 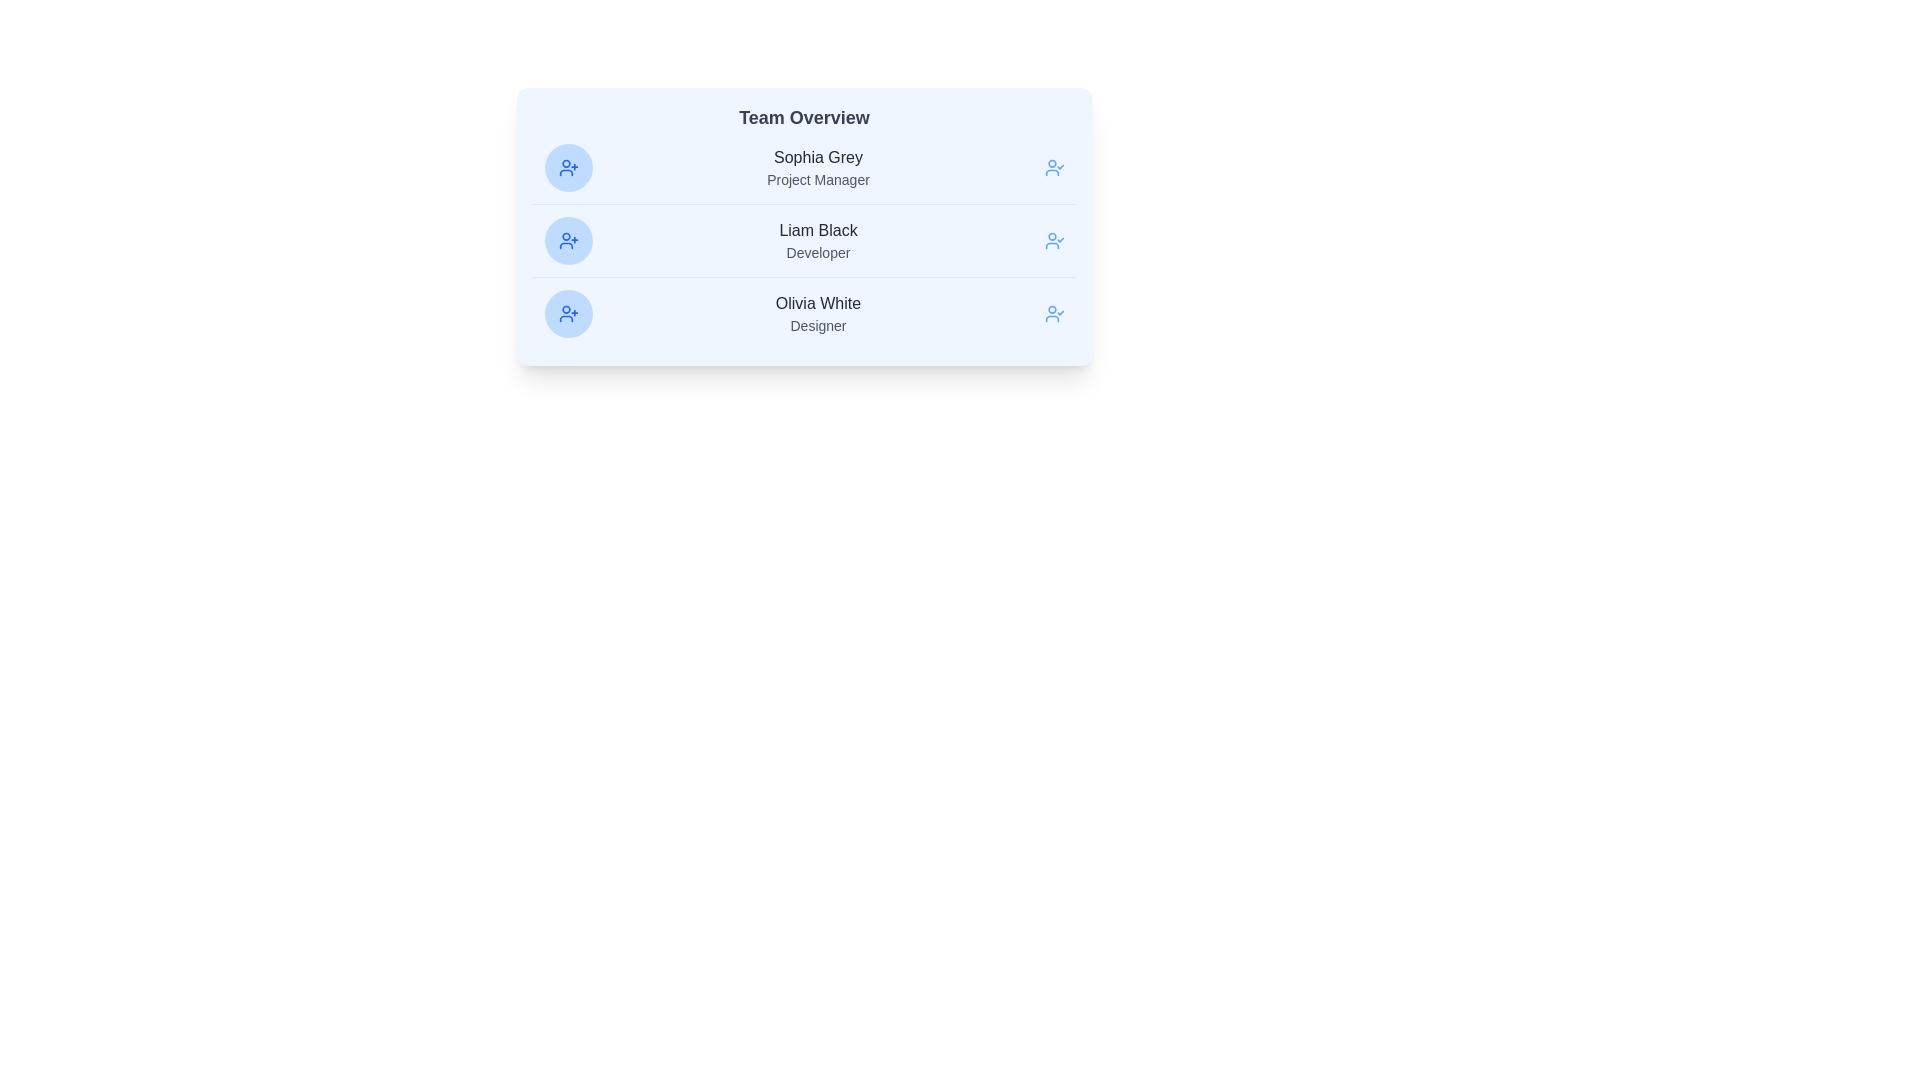 What do you see at coordinates (567, 239) in the screenshot?
I see `the interactive add member icon associated with 'Liam Black'` at bounding box center [567, 239].